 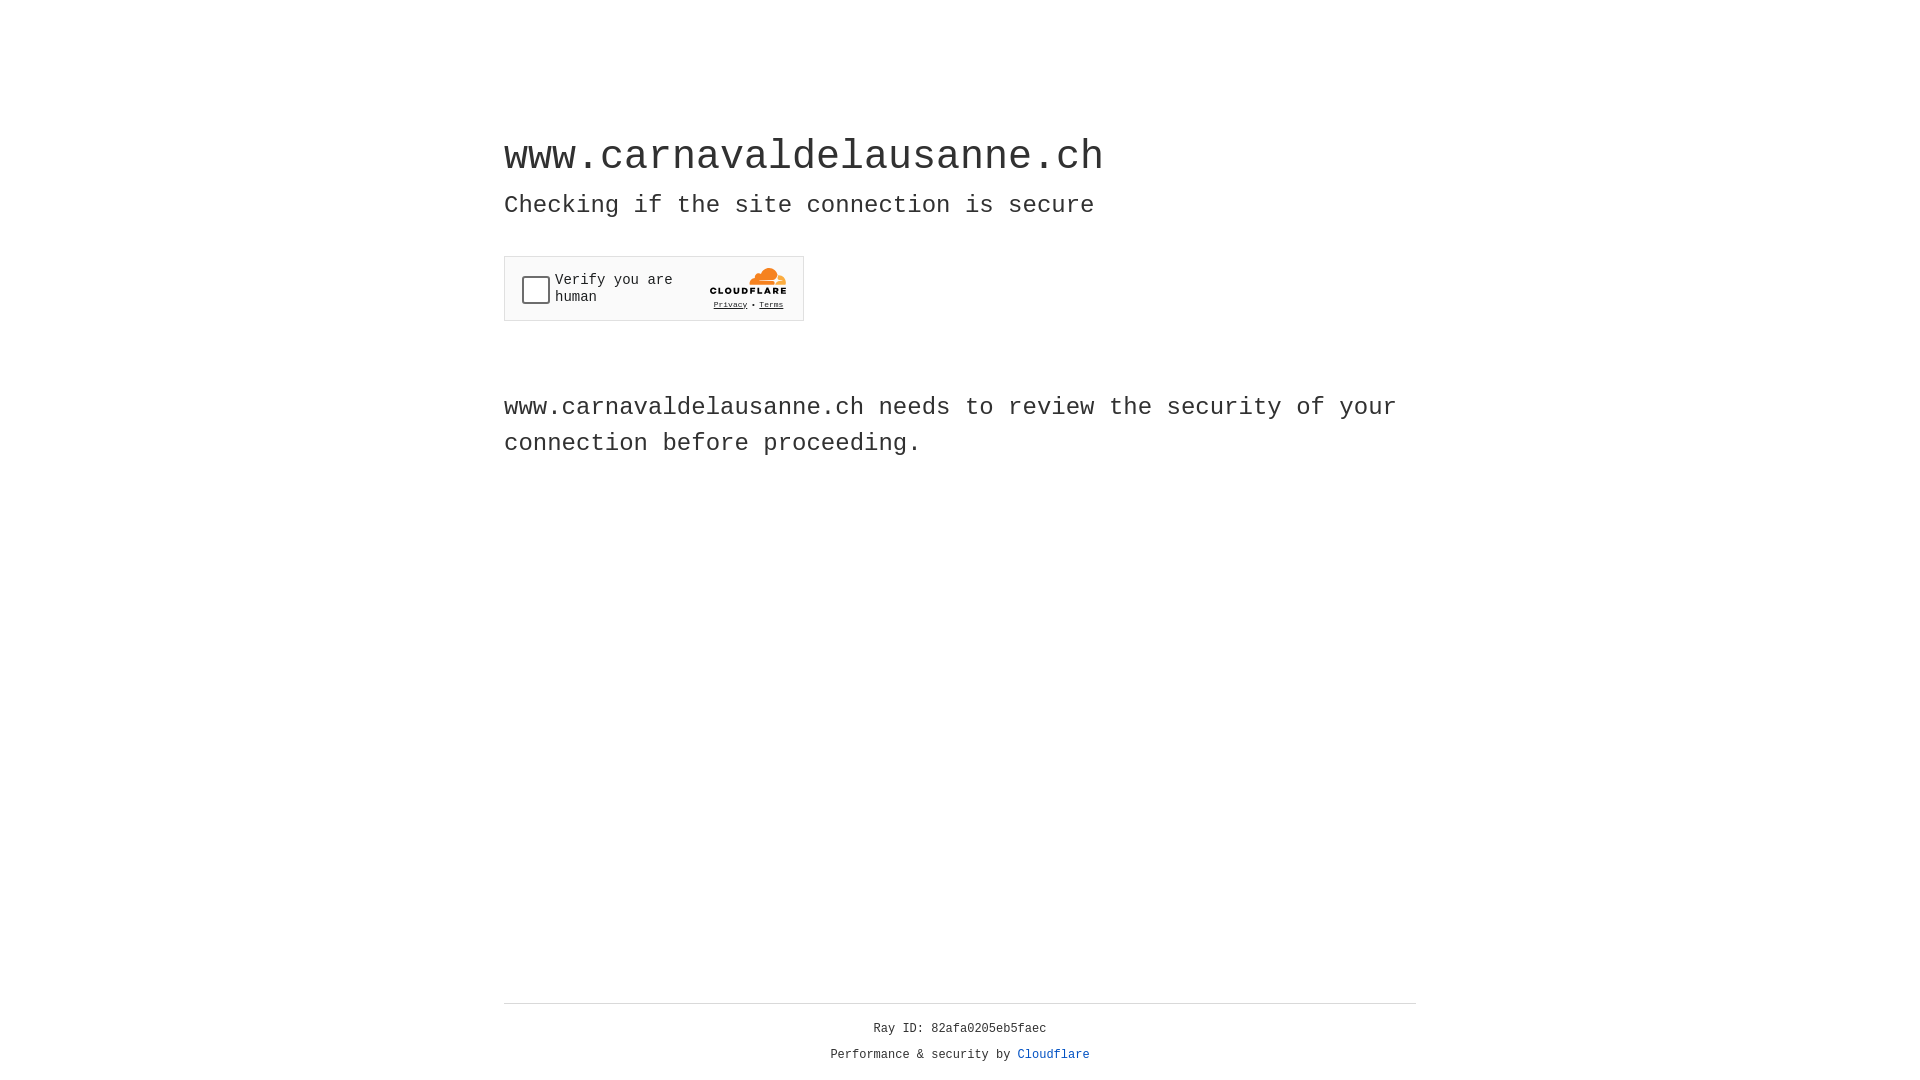 What do you see at coordinates (653, 288) in the screenshot?
I see `'Widget containing a Cloudflare security challenge'` at bounding box center [653, 288].